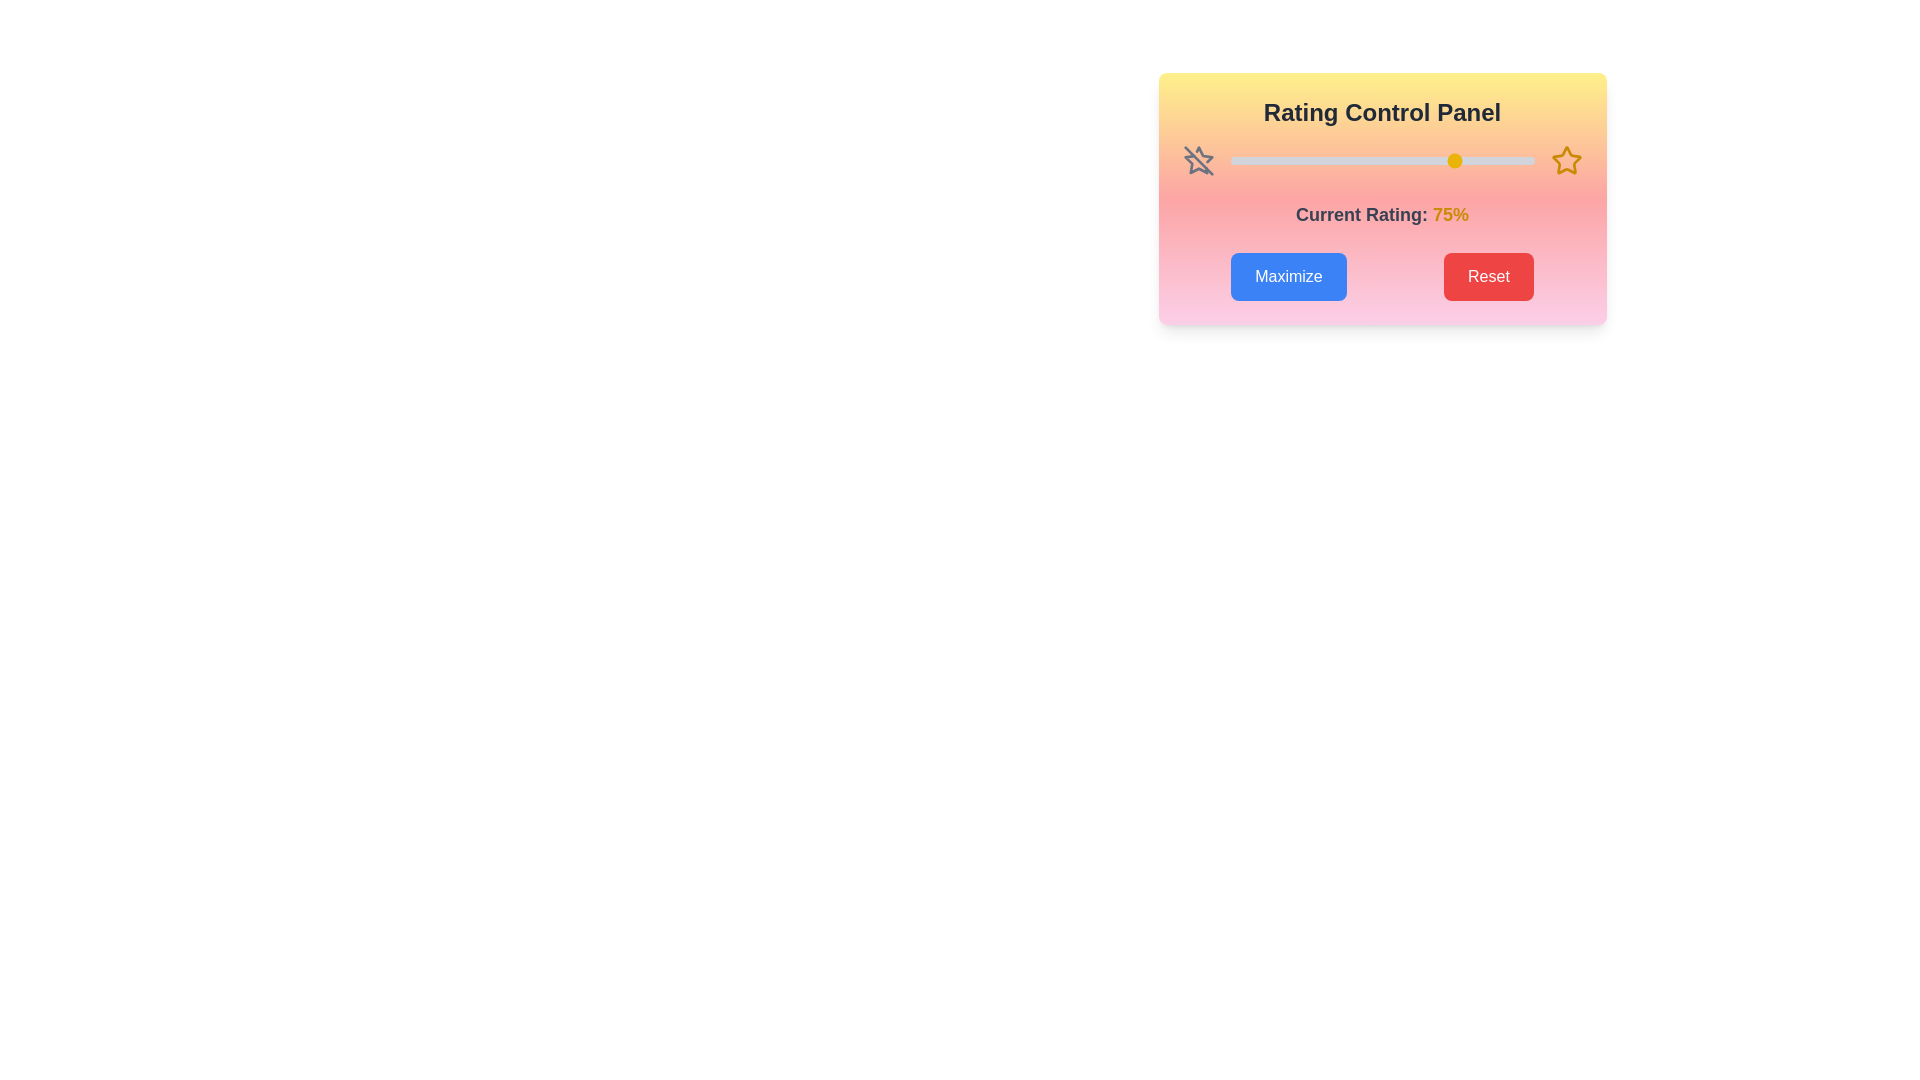 This screenshot has width=1920, height=1080. I want to click on the rating slider to 78%, so click(1467, 160).